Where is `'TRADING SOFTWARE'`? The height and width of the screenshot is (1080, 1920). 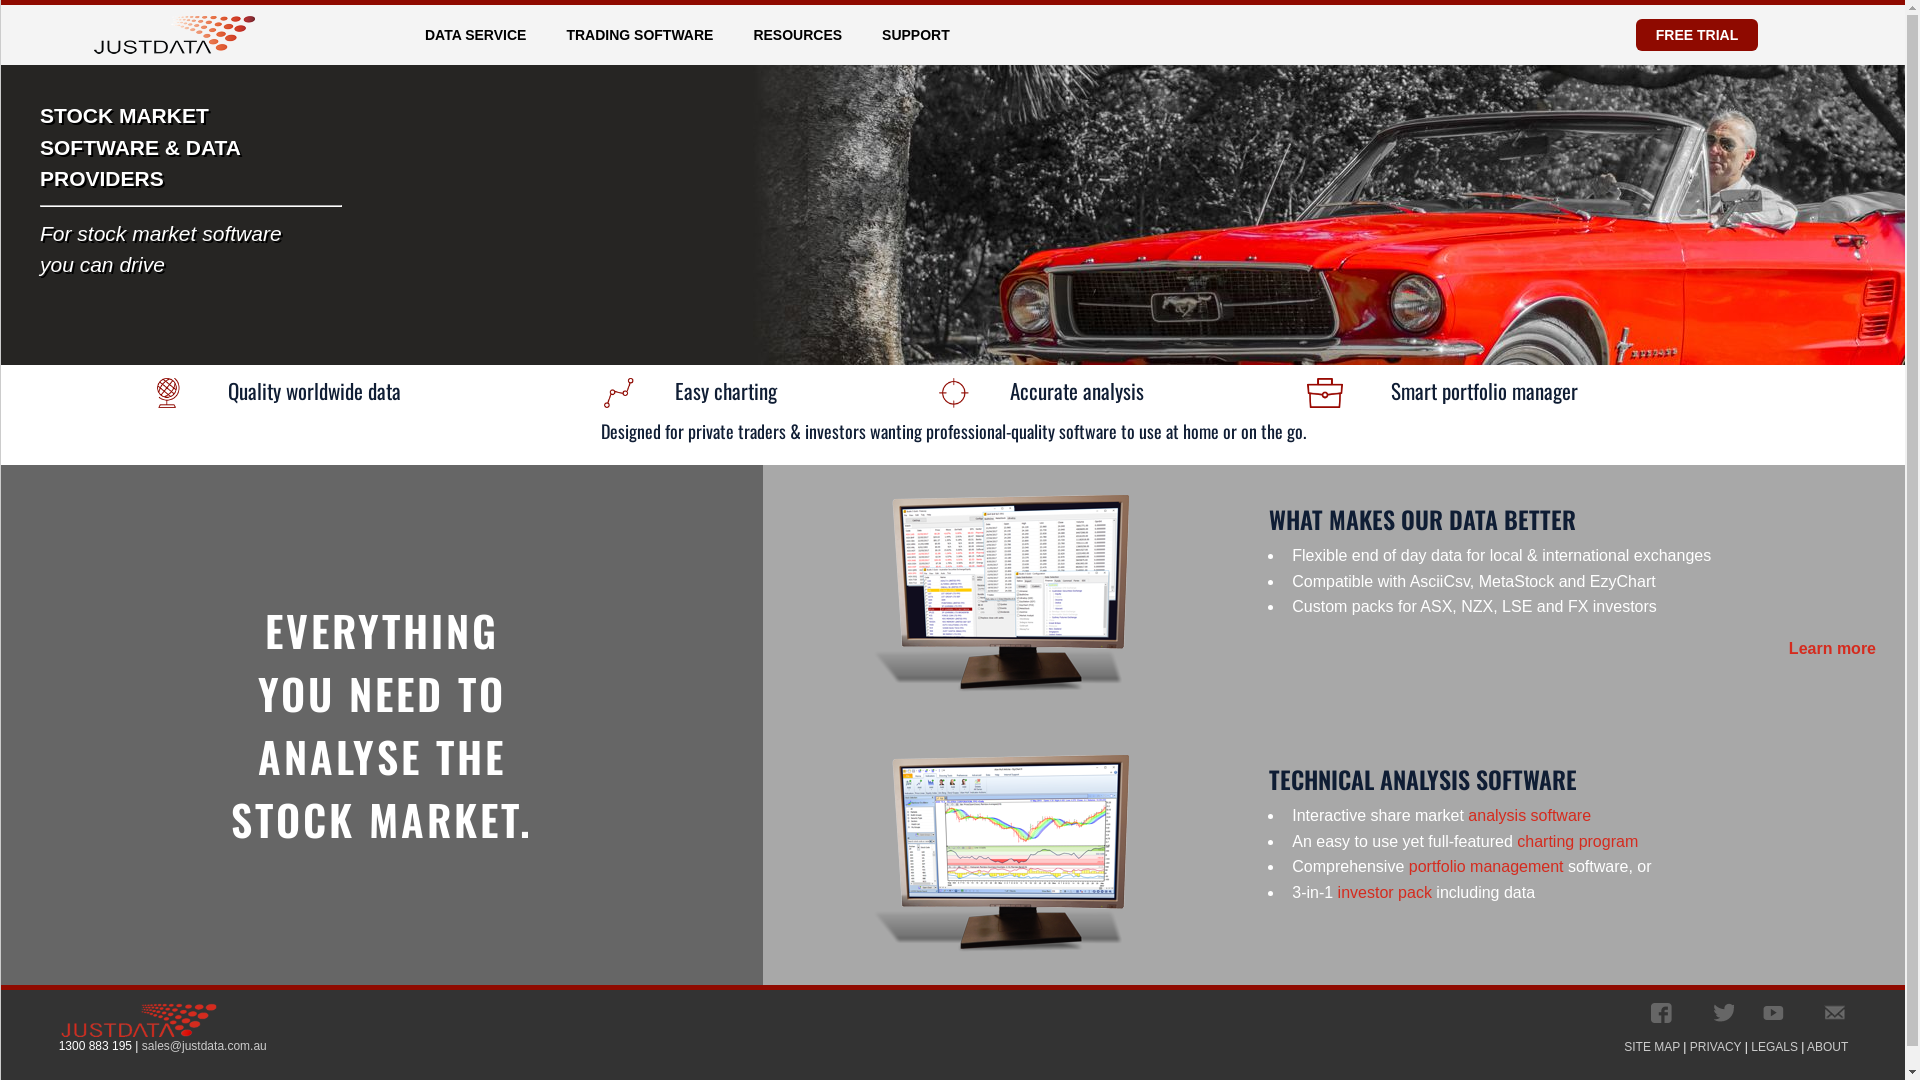
'TRADING SOFTWARE' is located at coordinates (646, 34).